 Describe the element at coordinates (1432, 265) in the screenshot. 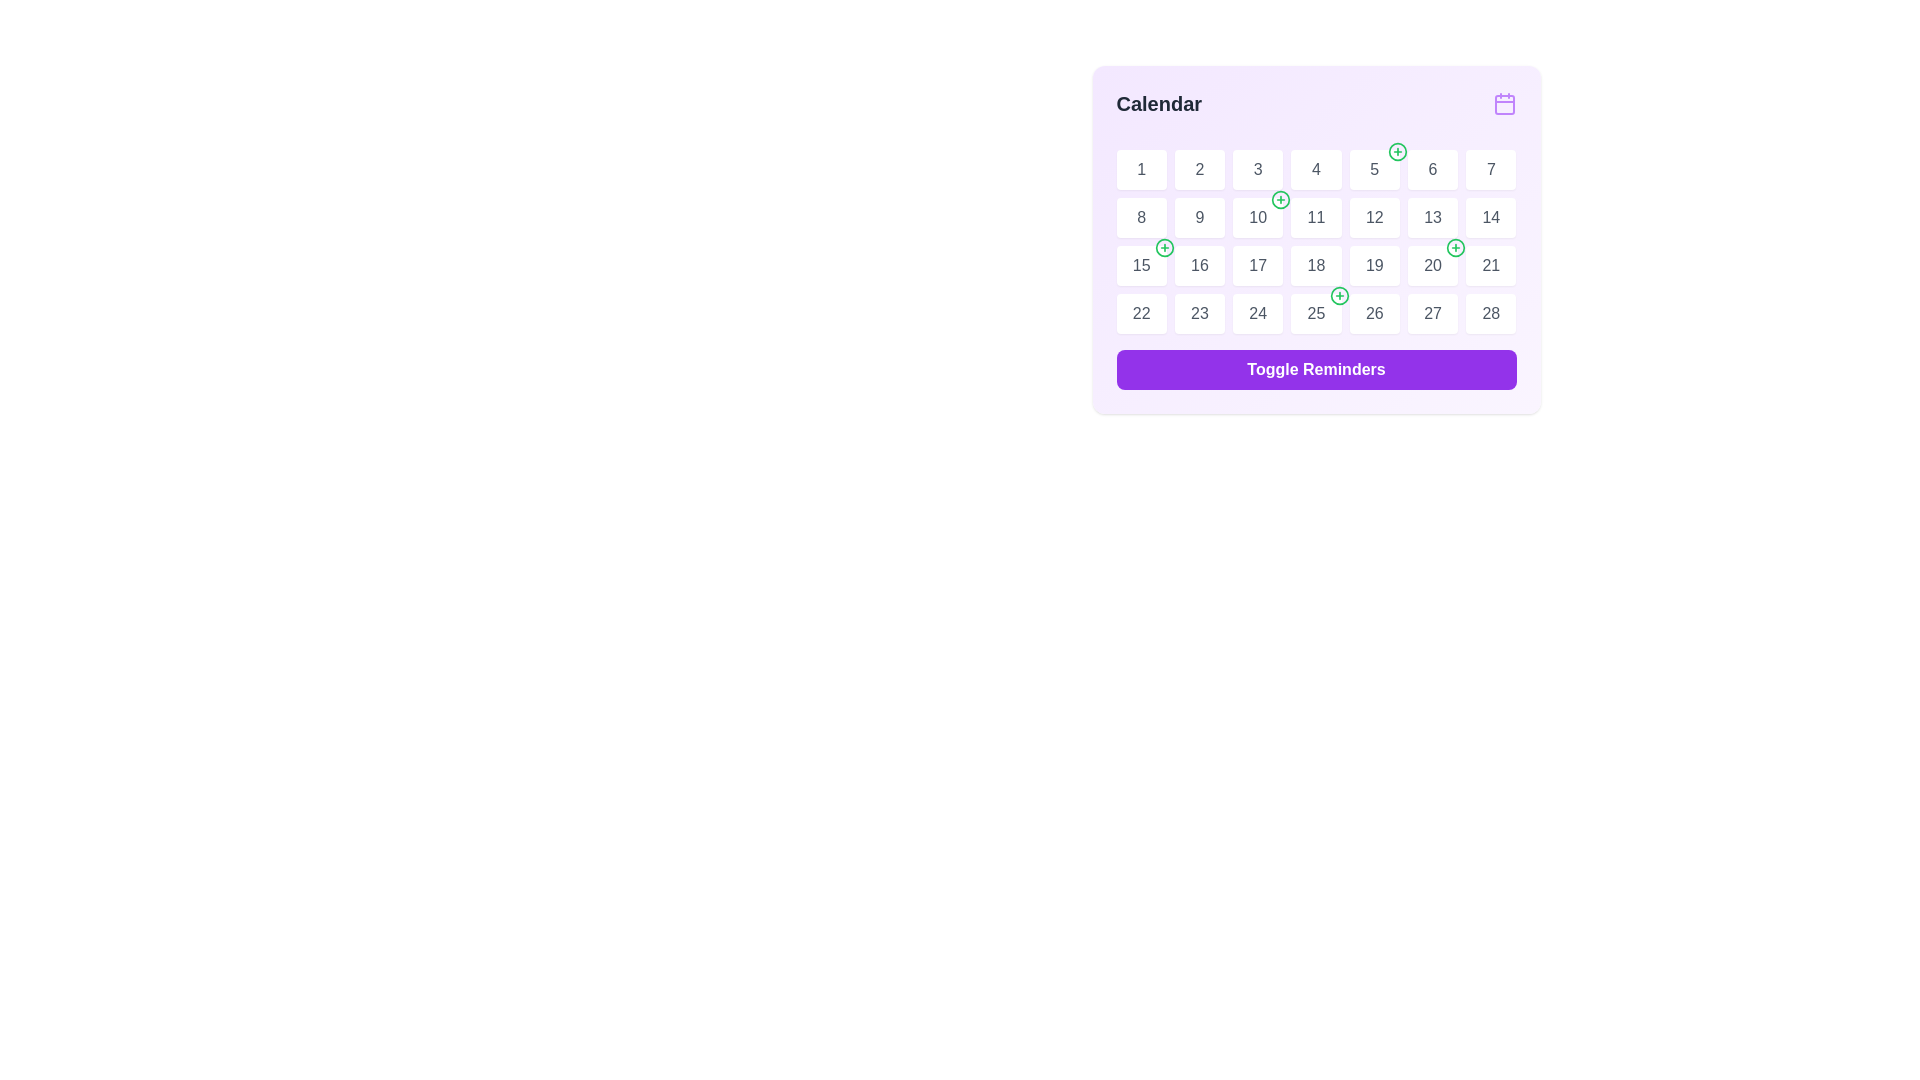

I see `the calendar day box displaying the number '20'` at that location.